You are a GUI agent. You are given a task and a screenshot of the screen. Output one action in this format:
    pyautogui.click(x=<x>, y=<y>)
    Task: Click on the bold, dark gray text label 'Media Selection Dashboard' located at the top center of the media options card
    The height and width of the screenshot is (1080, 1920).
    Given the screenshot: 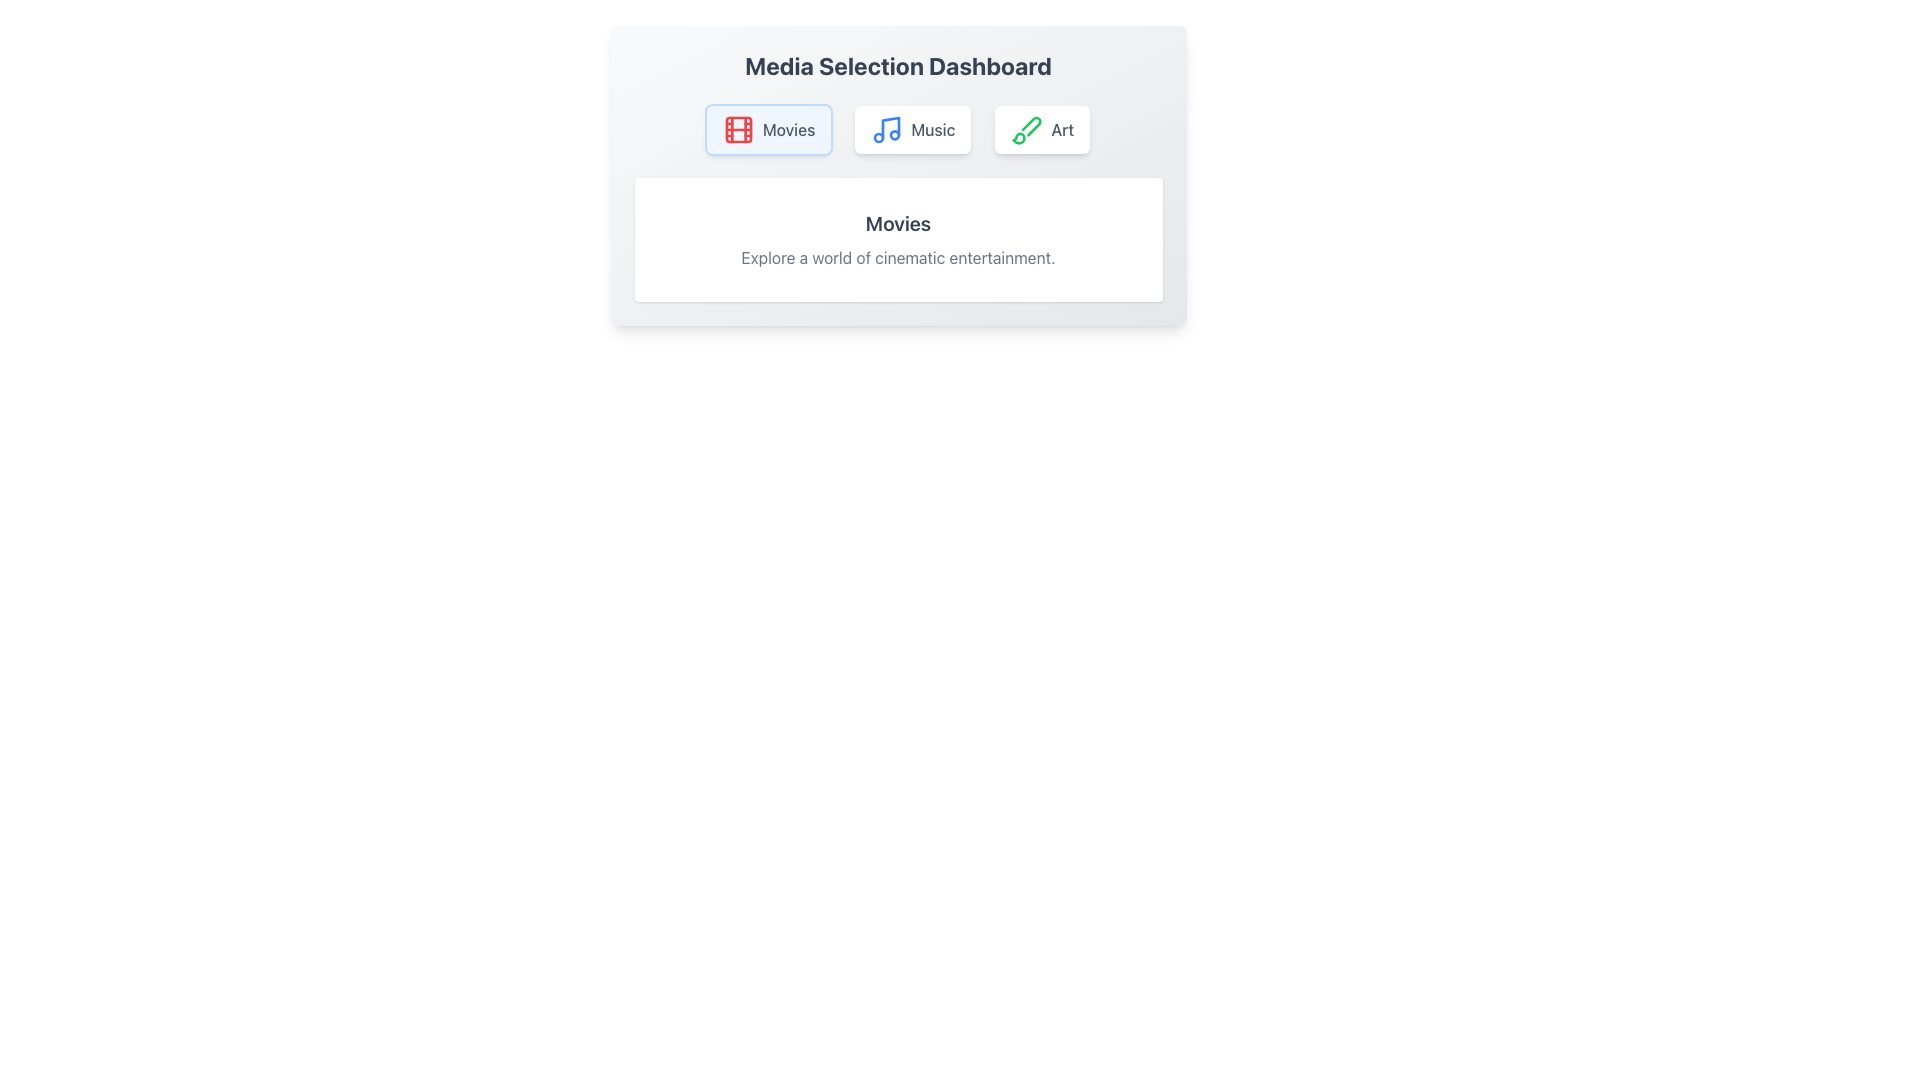 What is the action you would take?
    pyautogui.click(x=897, y=64)
    